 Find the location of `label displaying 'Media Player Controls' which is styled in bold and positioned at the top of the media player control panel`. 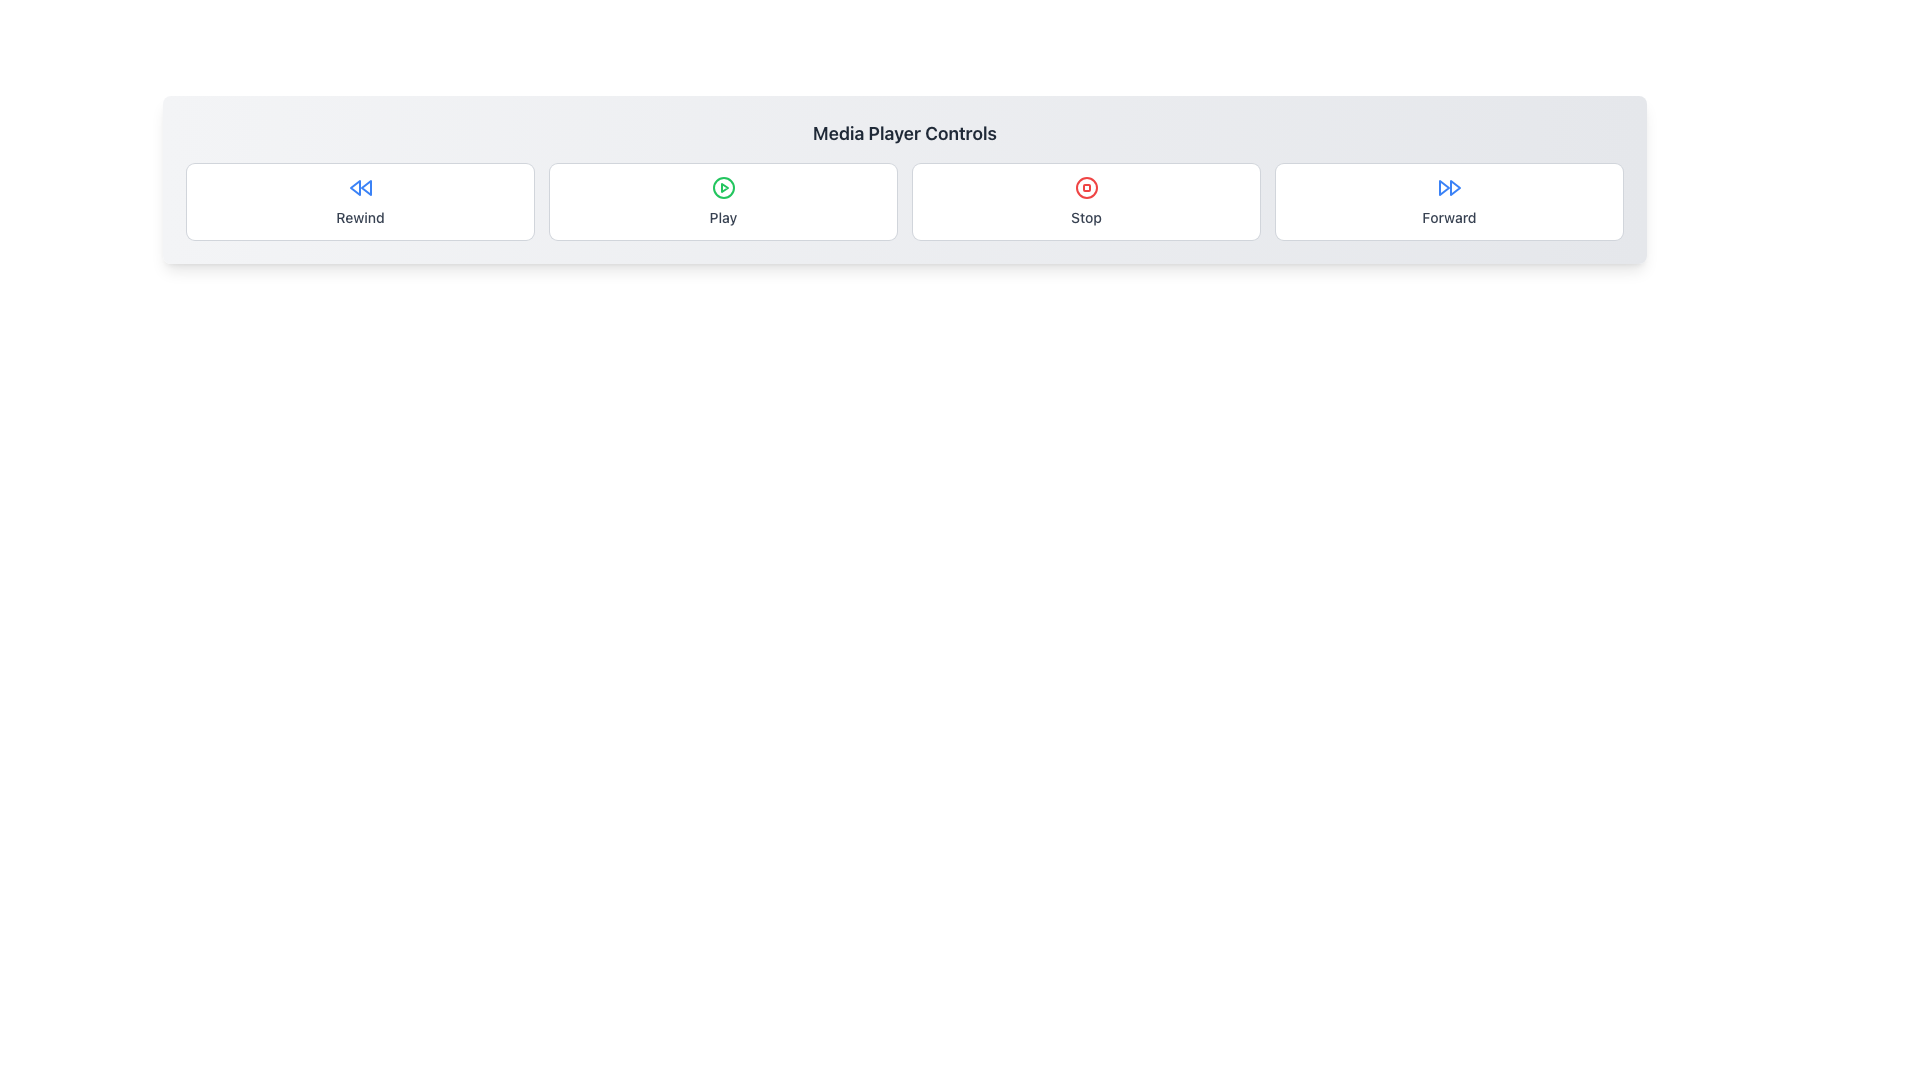

label displaying 'Media Player Controls' which is styled in bold and positioned at the top of the media player control panel is located at coordinates (904, 134).